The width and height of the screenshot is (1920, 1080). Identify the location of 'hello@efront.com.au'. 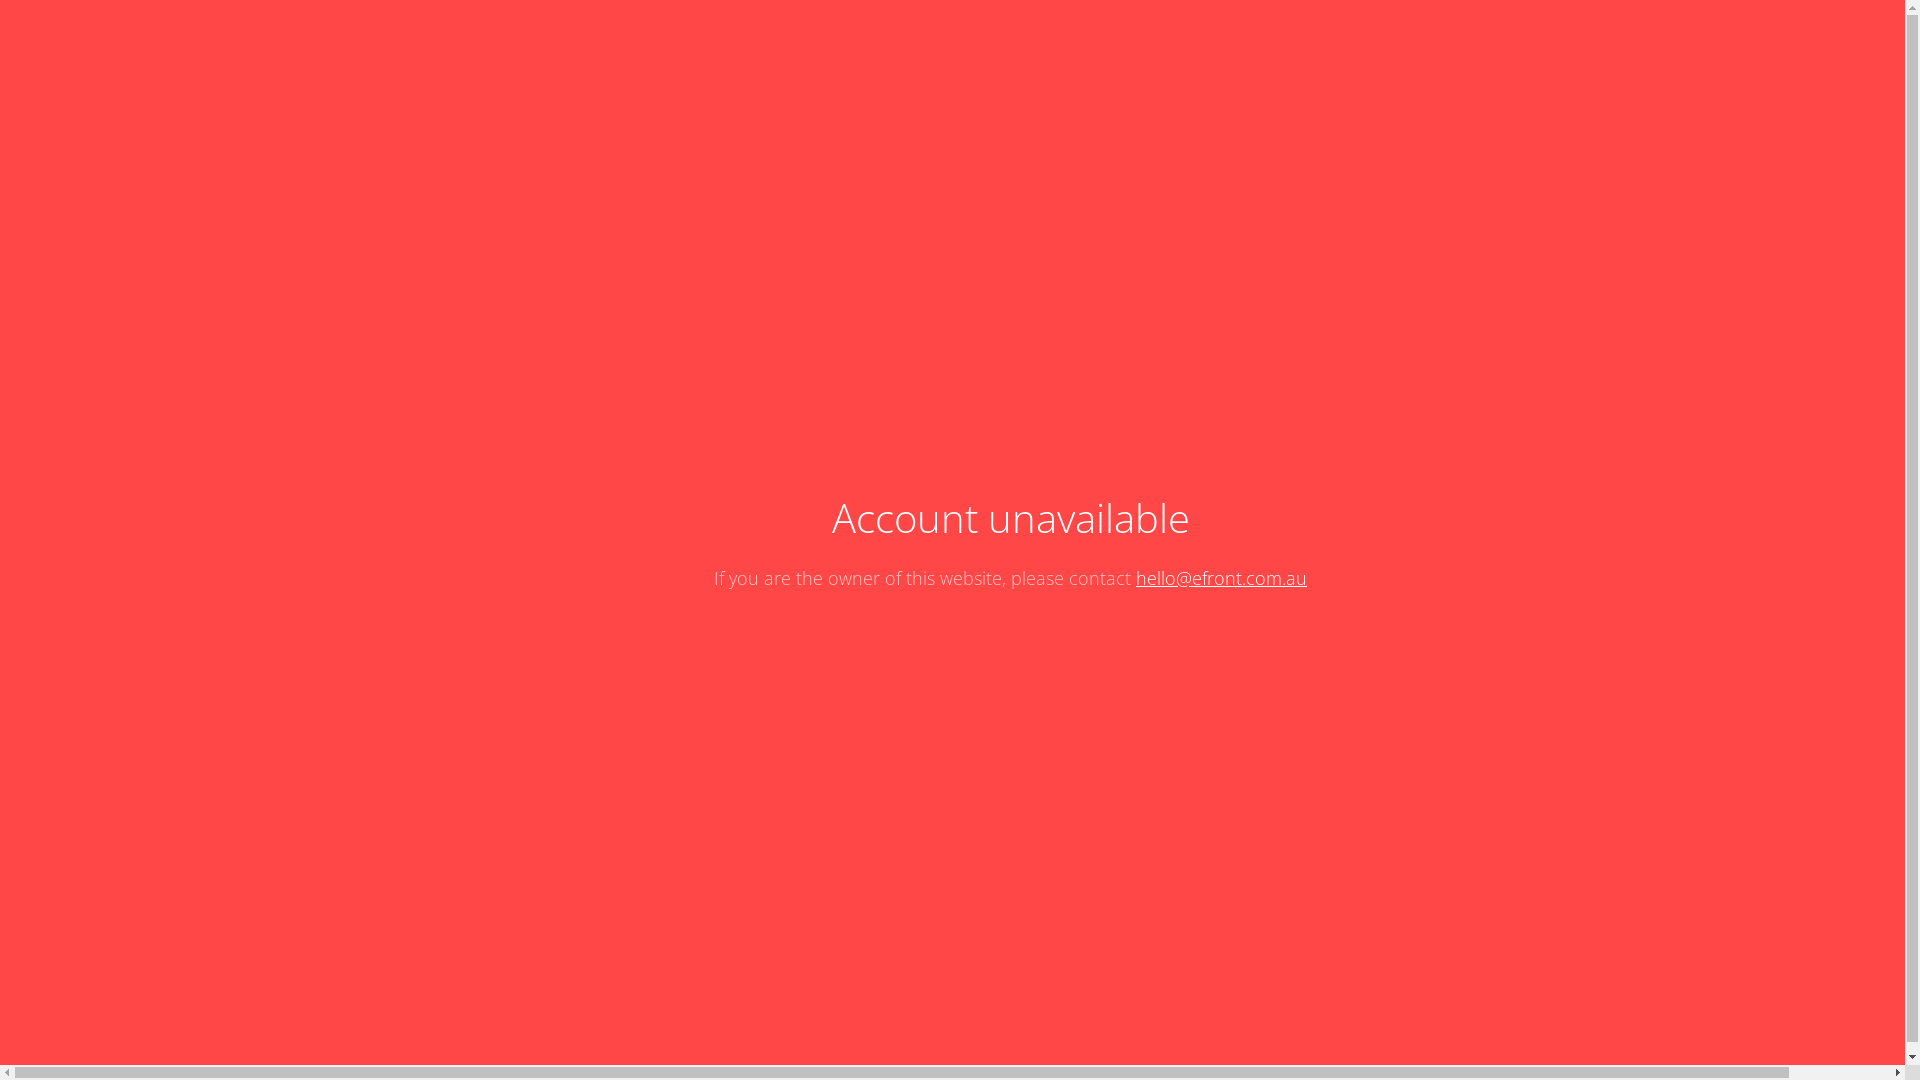
(1136, 578).